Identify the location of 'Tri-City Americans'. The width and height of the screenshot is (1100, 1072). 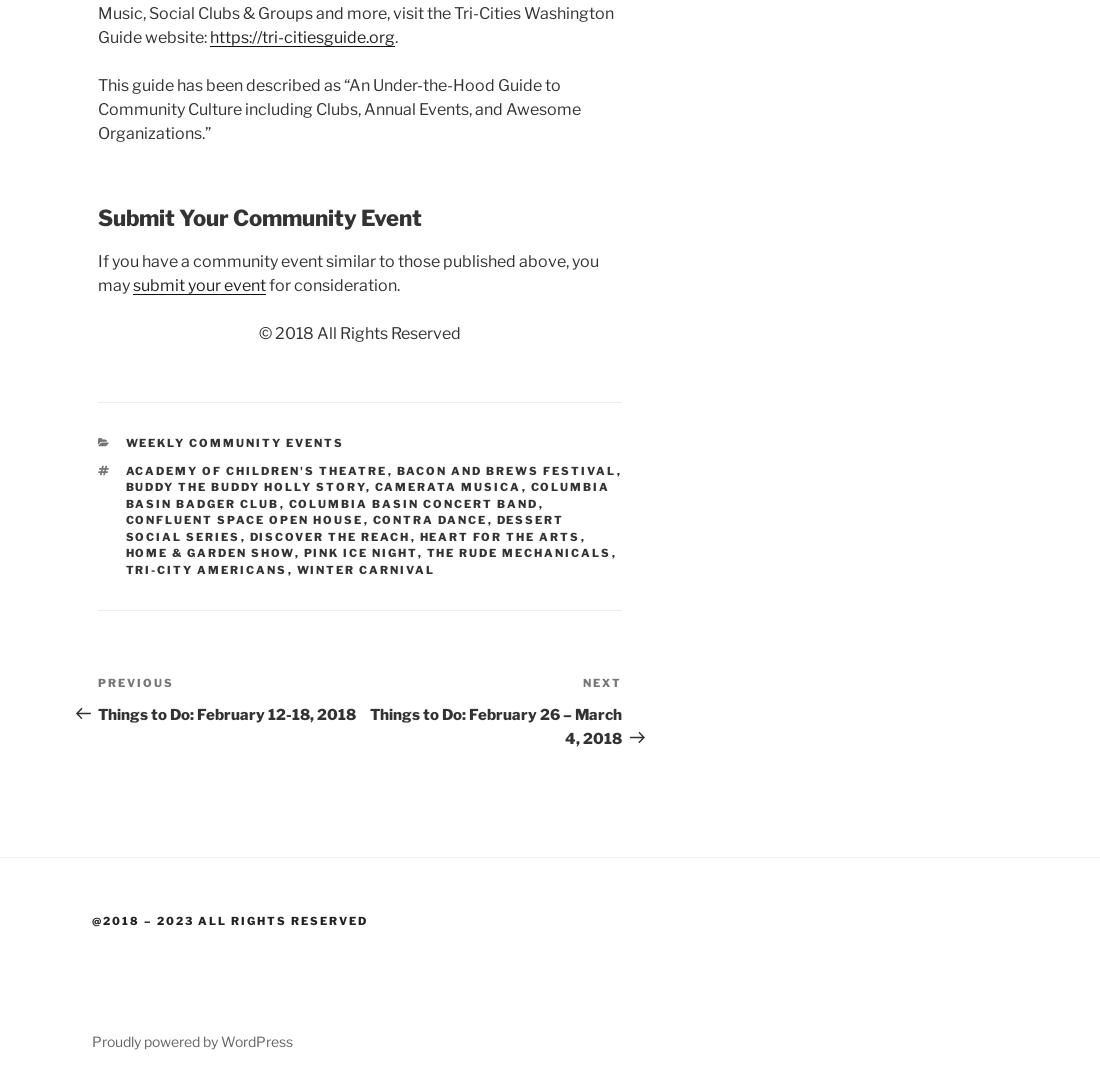
(205, 568).